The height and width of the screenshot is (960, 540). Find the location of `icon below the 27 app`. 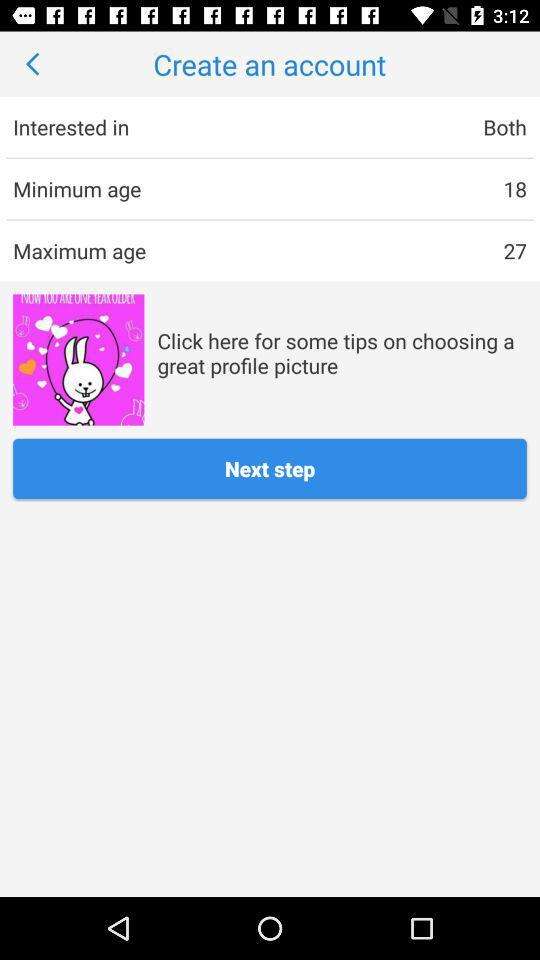

icon below the 27 app is located at coordinates (341, 353).